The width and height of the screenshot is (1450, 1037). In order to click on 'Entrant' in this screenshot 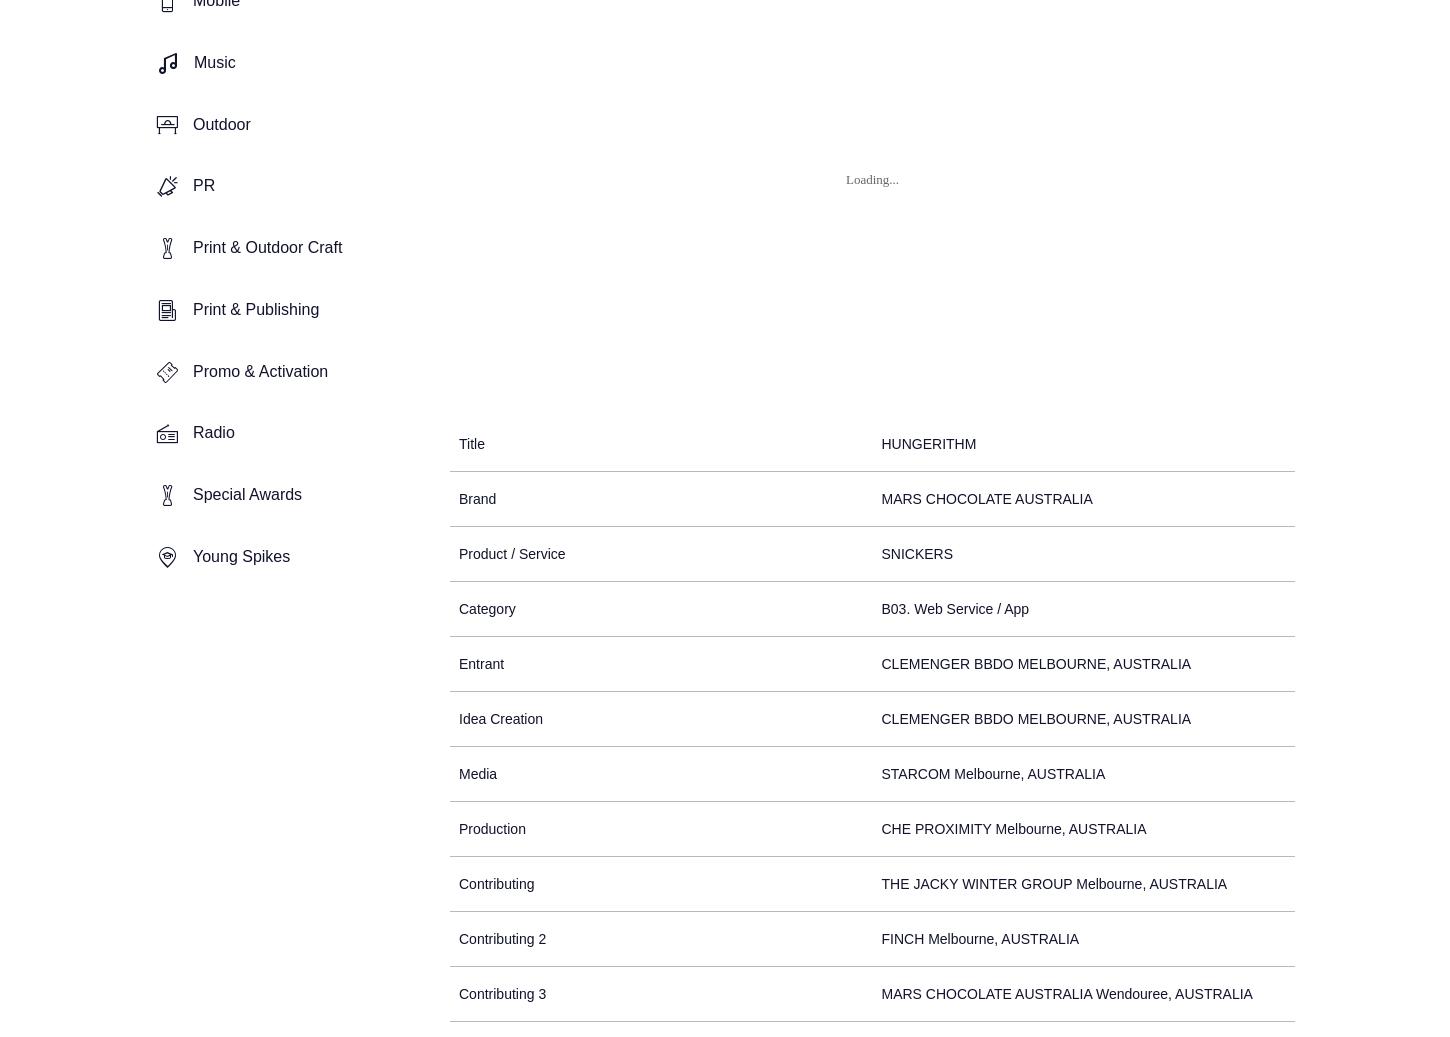, I will do `click(480, 662)`.